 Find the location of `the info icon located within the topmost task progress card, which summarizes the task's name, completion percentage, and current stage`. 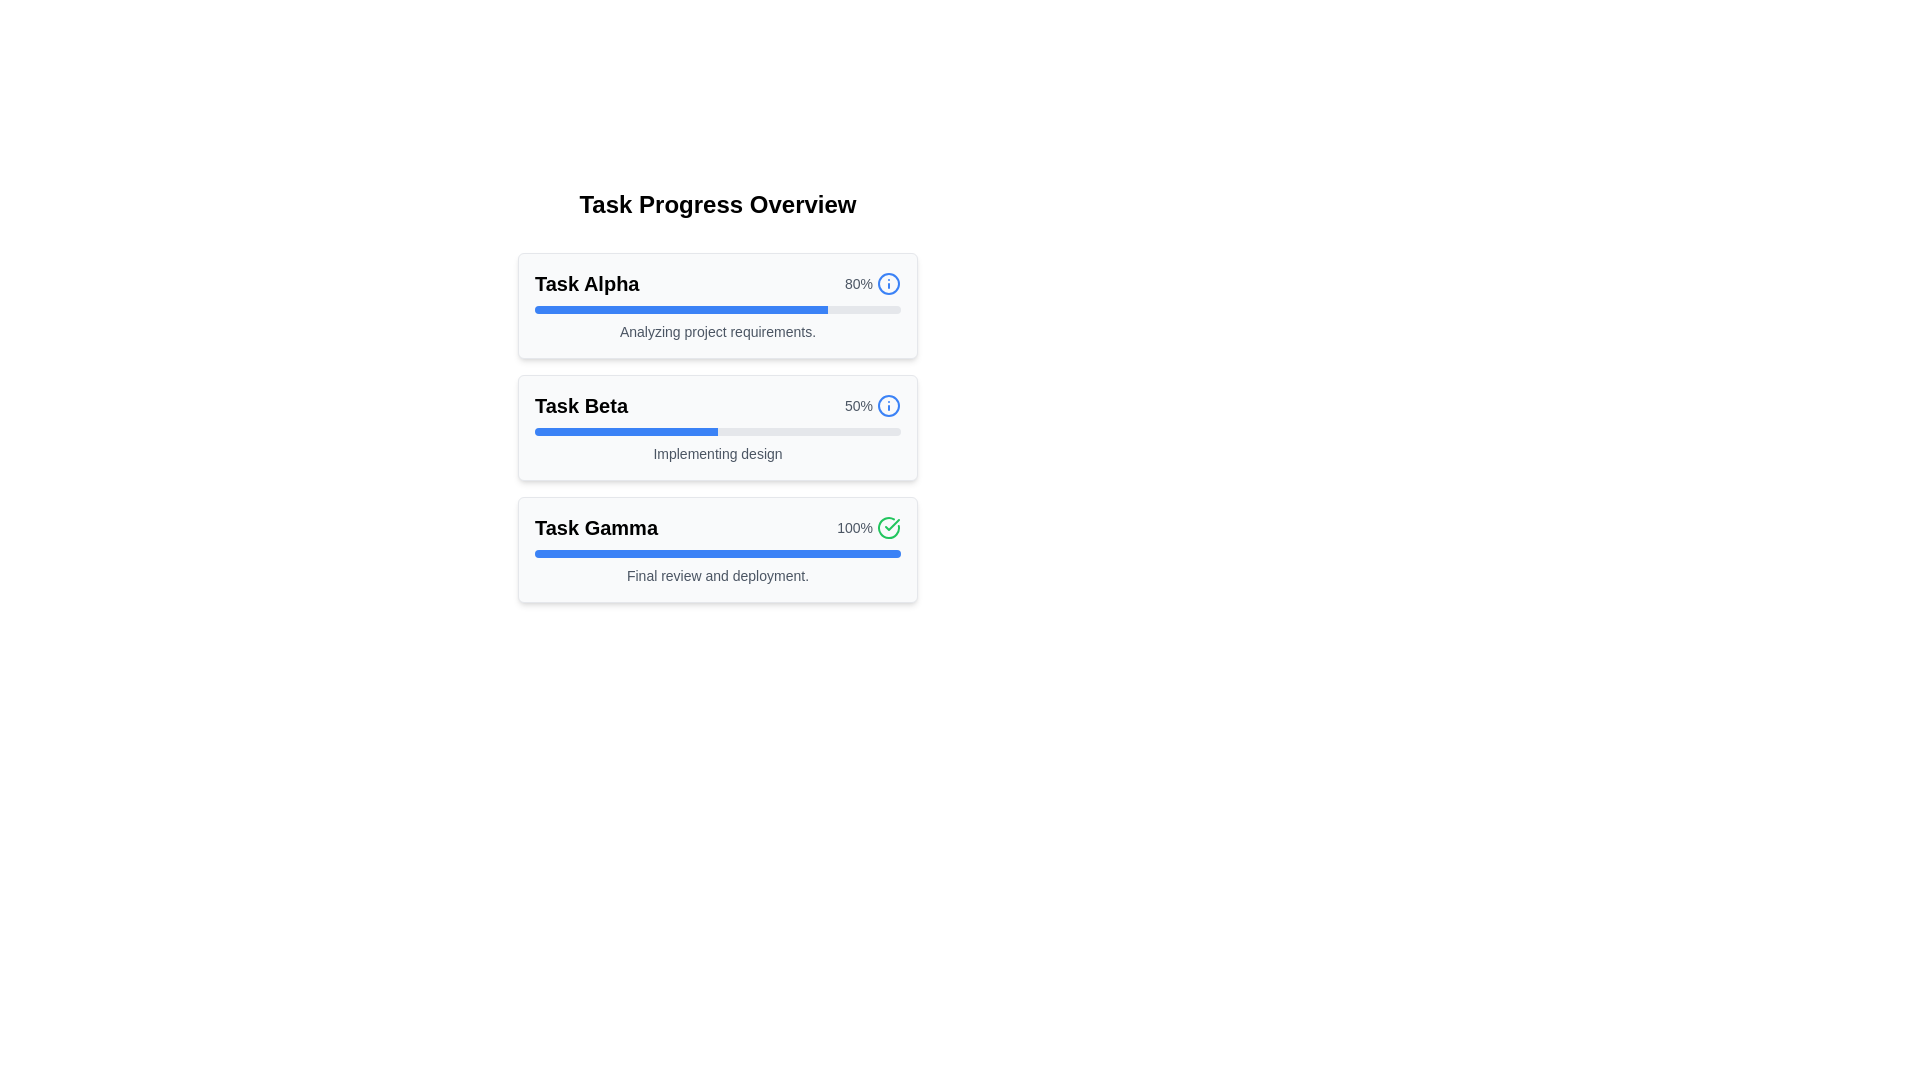

the info icon located within the topmost task progress card, which summarizes the task's name, completion percentage, and current stage is located at coordinates (718, 305).